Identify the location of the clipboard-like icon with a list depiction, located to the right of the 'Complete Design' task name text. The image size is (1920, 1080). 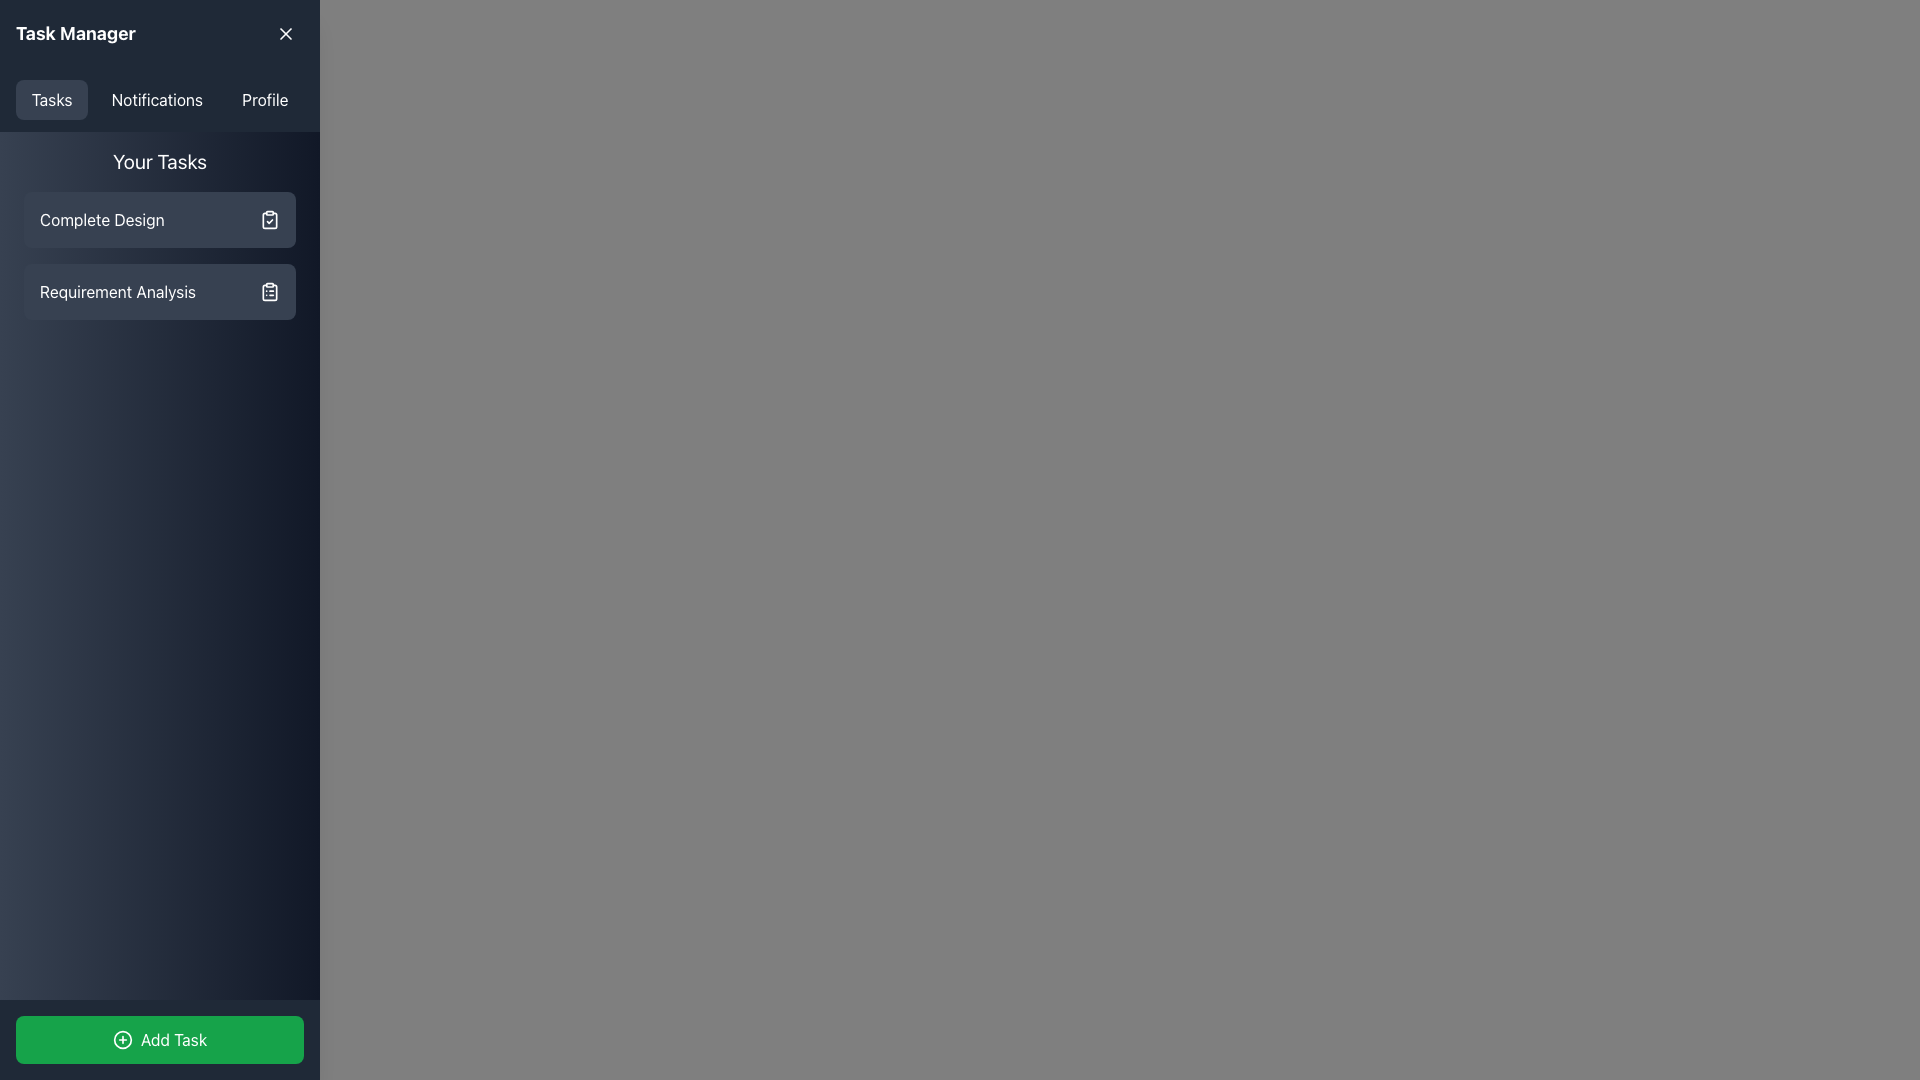
(268, 292).